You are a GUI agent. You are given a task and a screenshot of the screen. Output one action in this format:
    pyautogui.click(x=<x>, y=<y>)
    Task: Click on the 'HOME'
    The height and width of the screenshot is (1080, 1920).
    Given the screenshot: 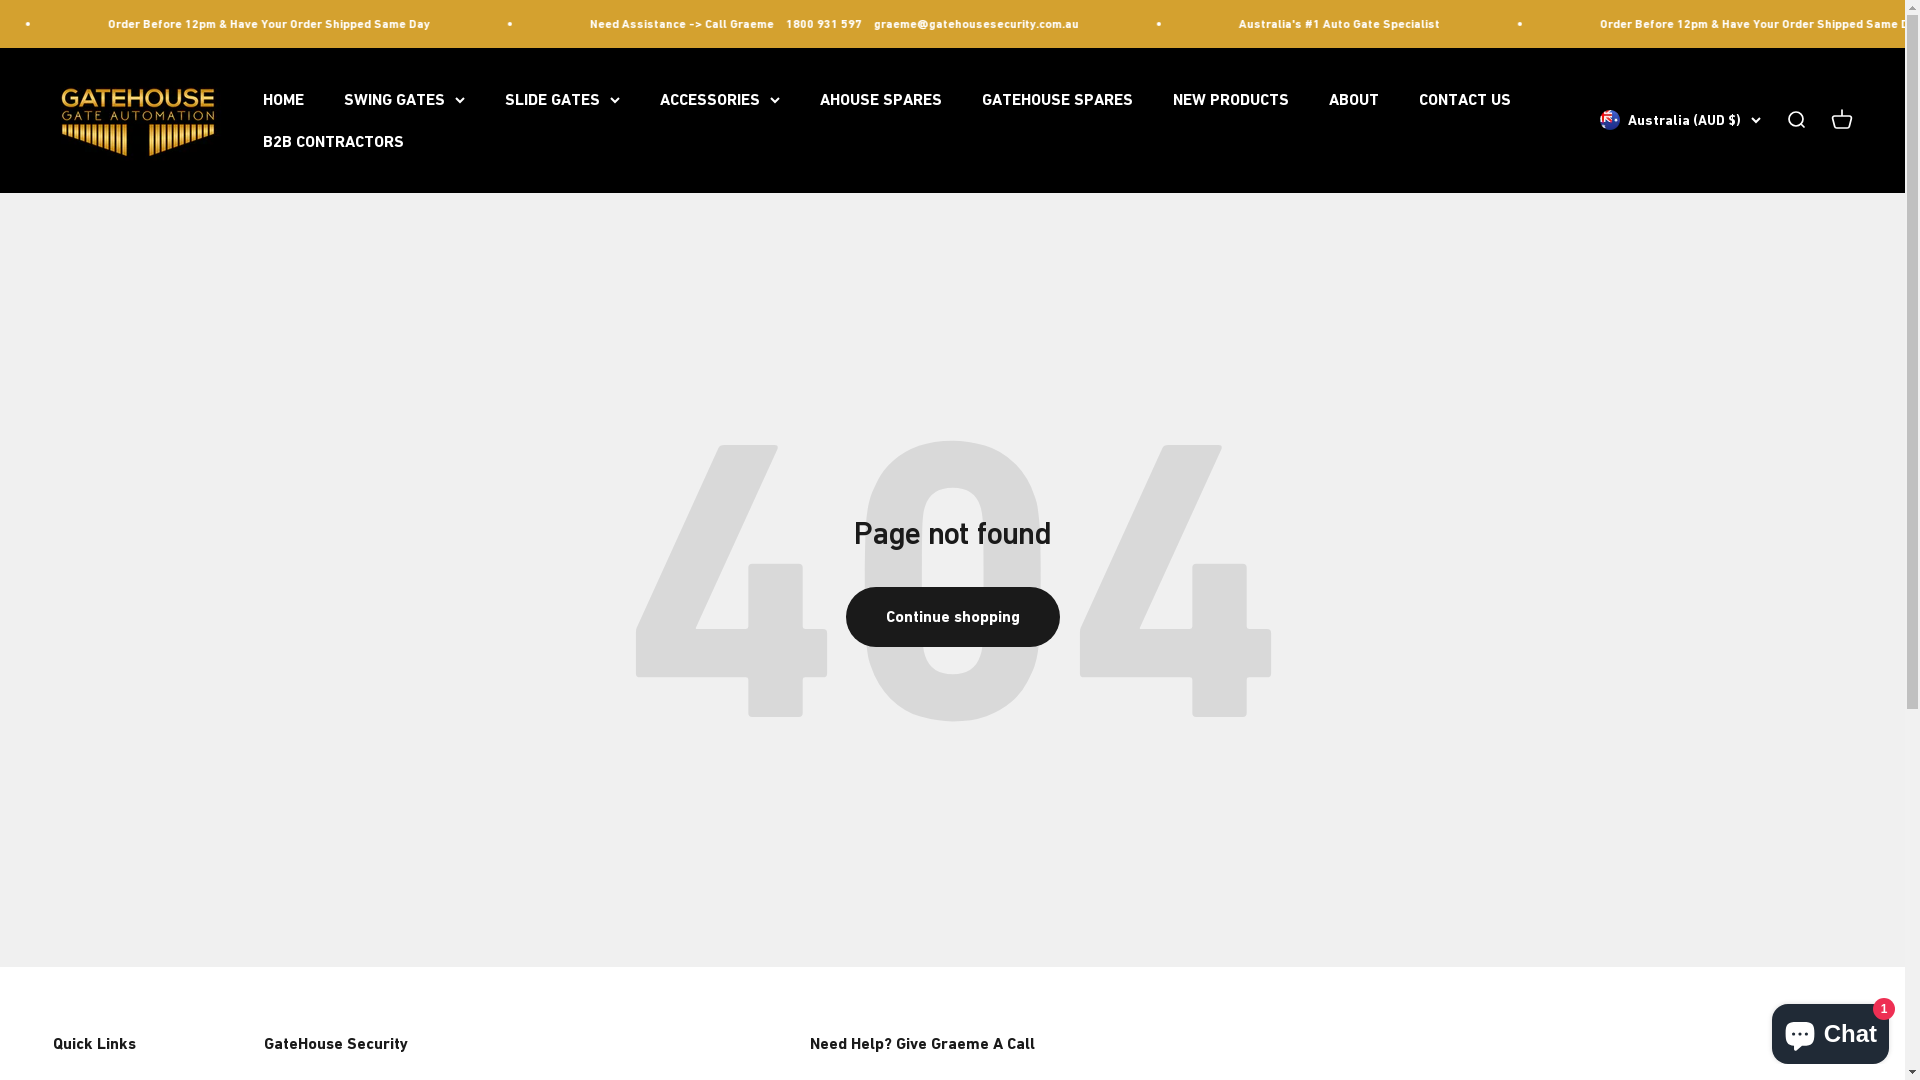 What is the action you would take?
    pyautogui.click(x=261, y=99)
    